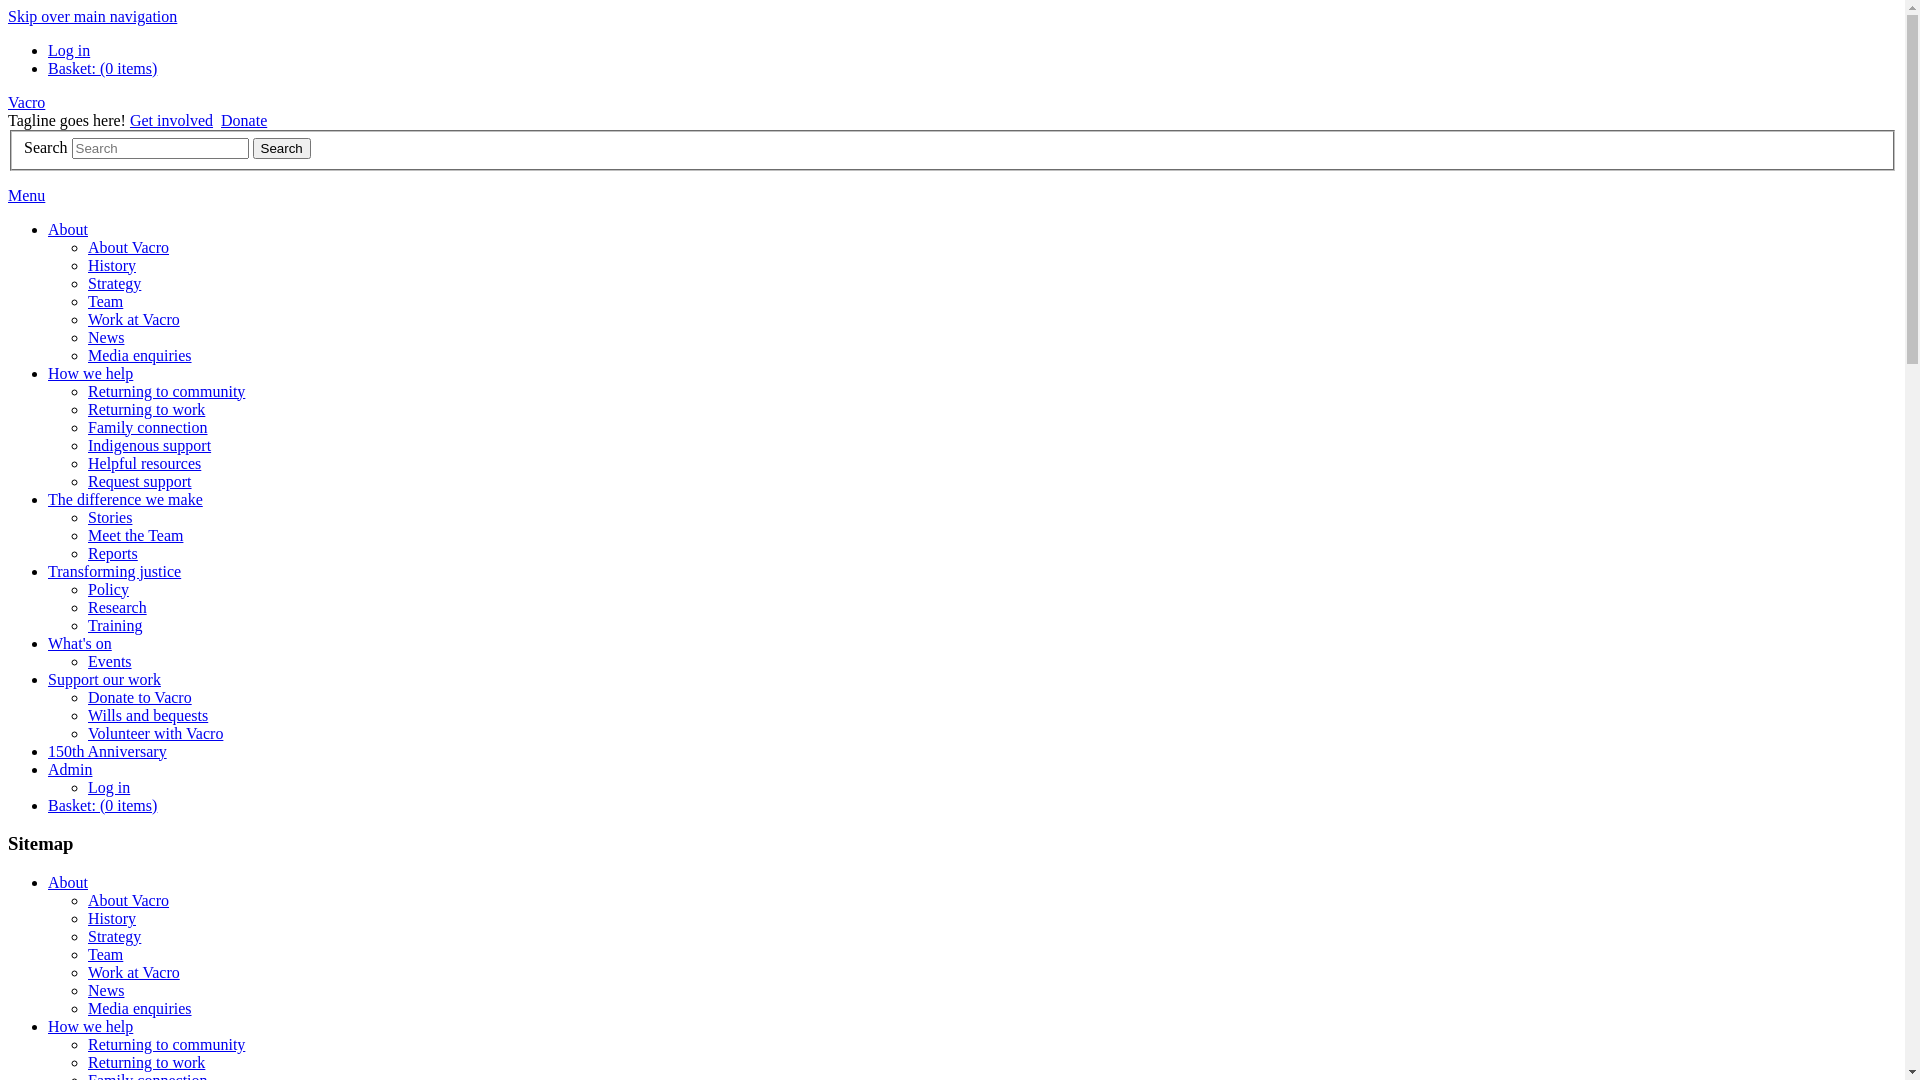 The height and width of the screenshot is (1080, 1920). I want to click on 'The difference we make', so click(48, 498).